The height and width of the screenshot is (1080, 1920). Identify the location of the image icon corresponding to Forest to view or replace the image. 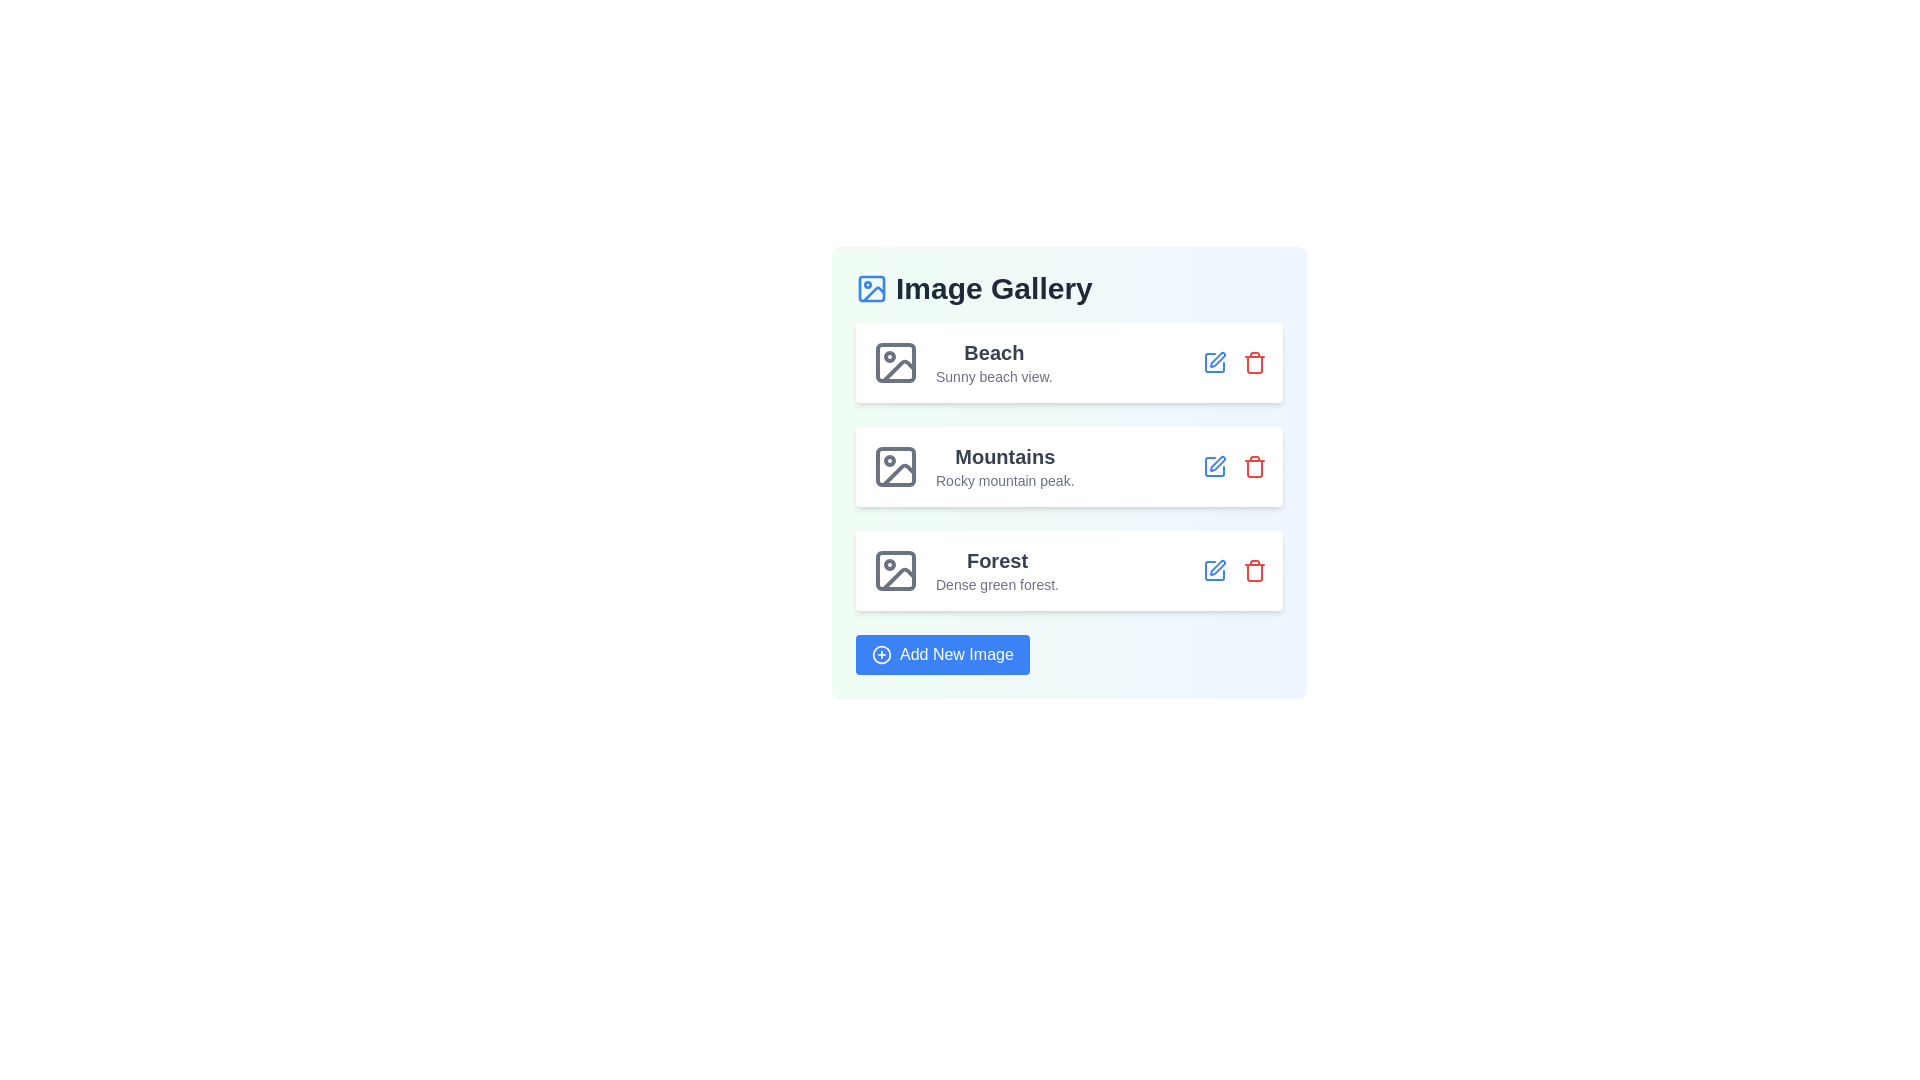
(895, 570).